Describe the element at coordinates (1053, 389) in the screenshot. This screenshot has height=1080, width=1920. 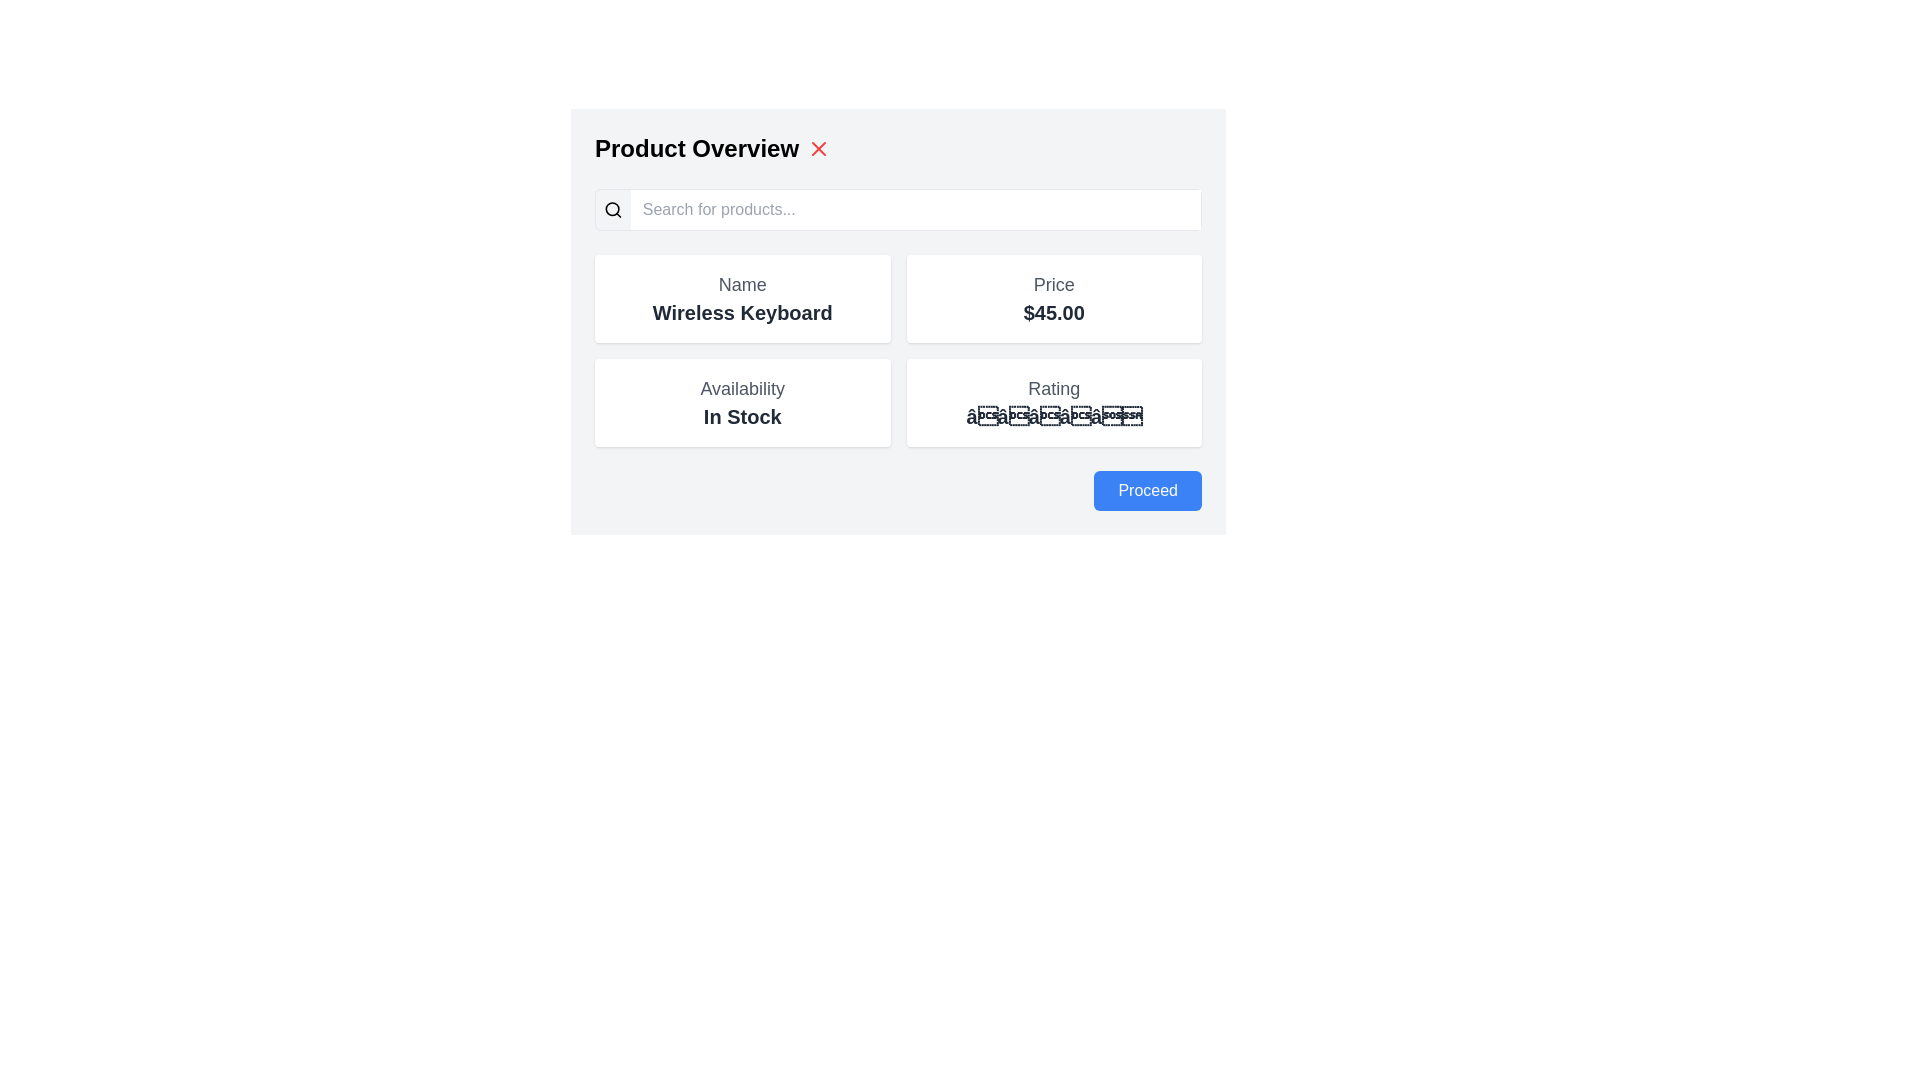
I see `the 'Rating' text label, which is a medium-sized gray font positioned above the star symbols in the bottom right section of the interface` at that location.